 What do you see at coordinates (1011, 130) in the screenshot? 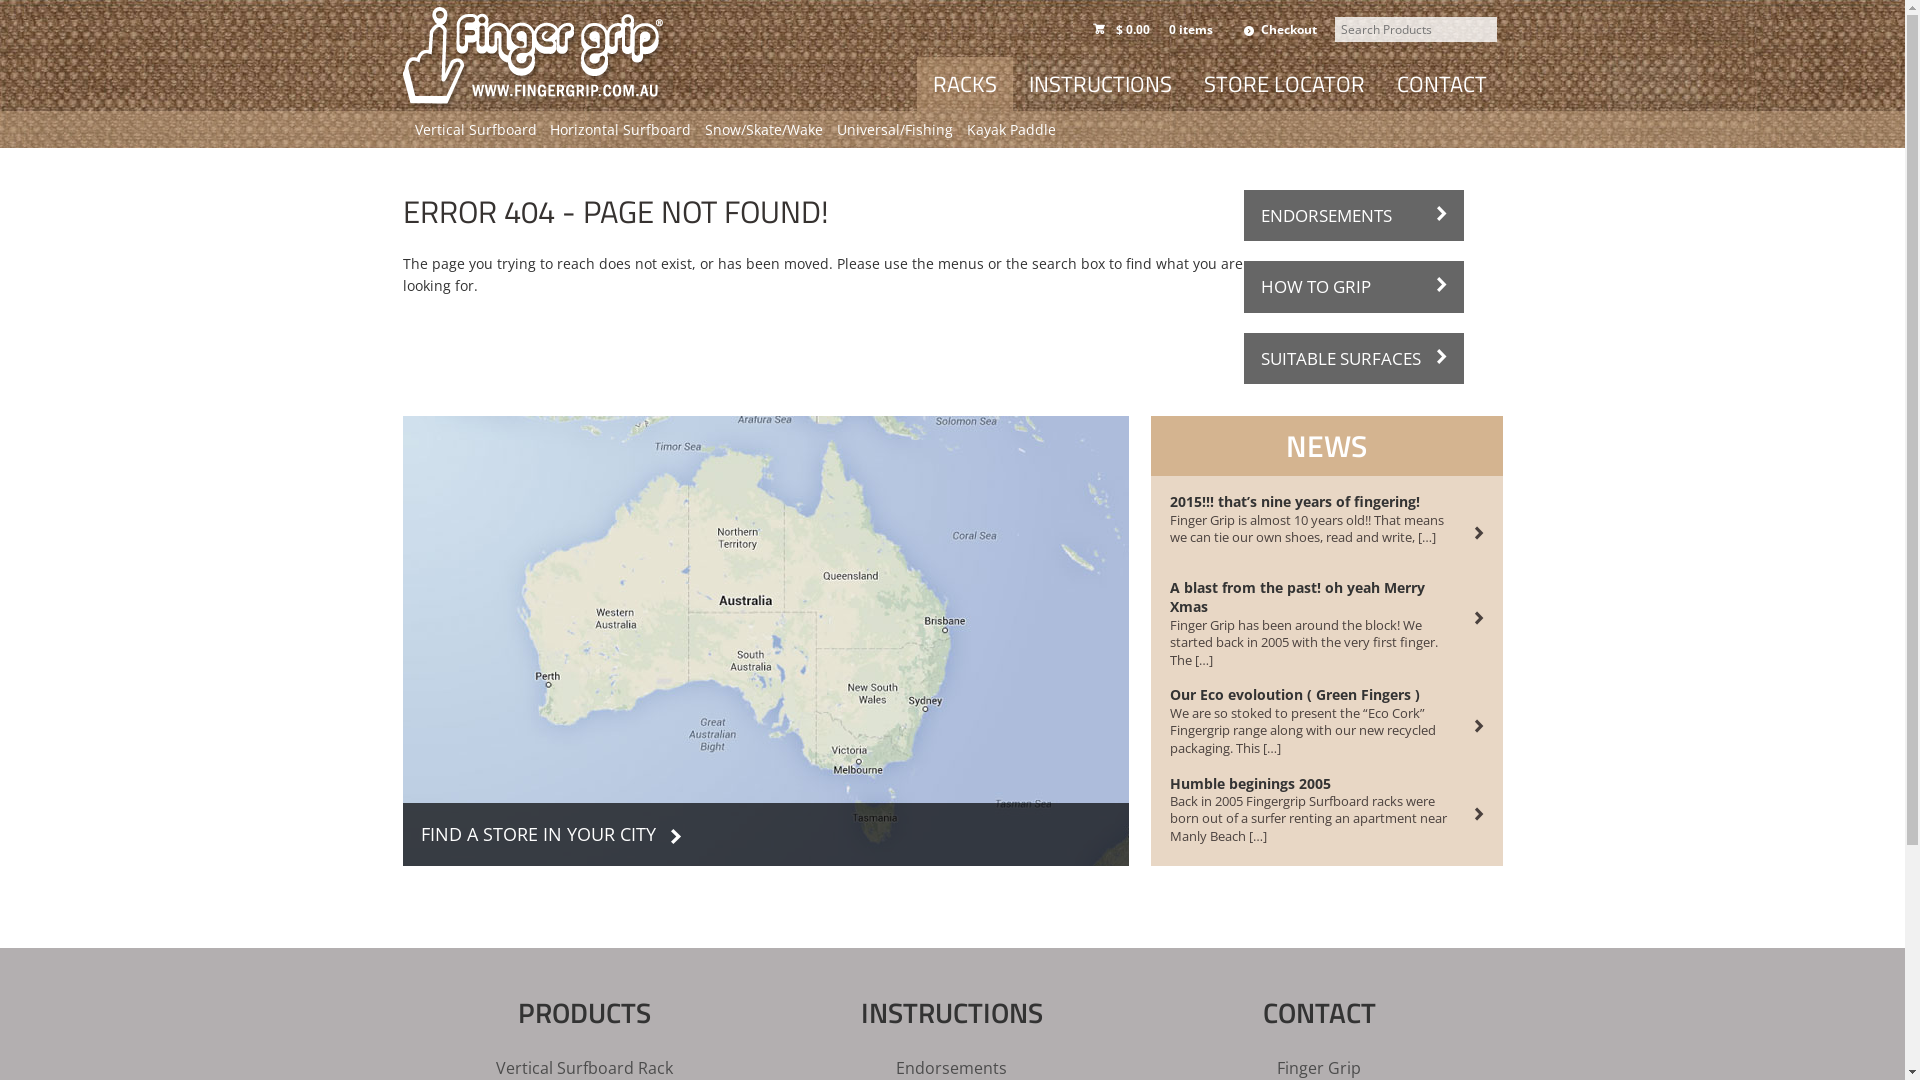
I see `'Kayak Paddle'` at bounding box center [1011, 130].